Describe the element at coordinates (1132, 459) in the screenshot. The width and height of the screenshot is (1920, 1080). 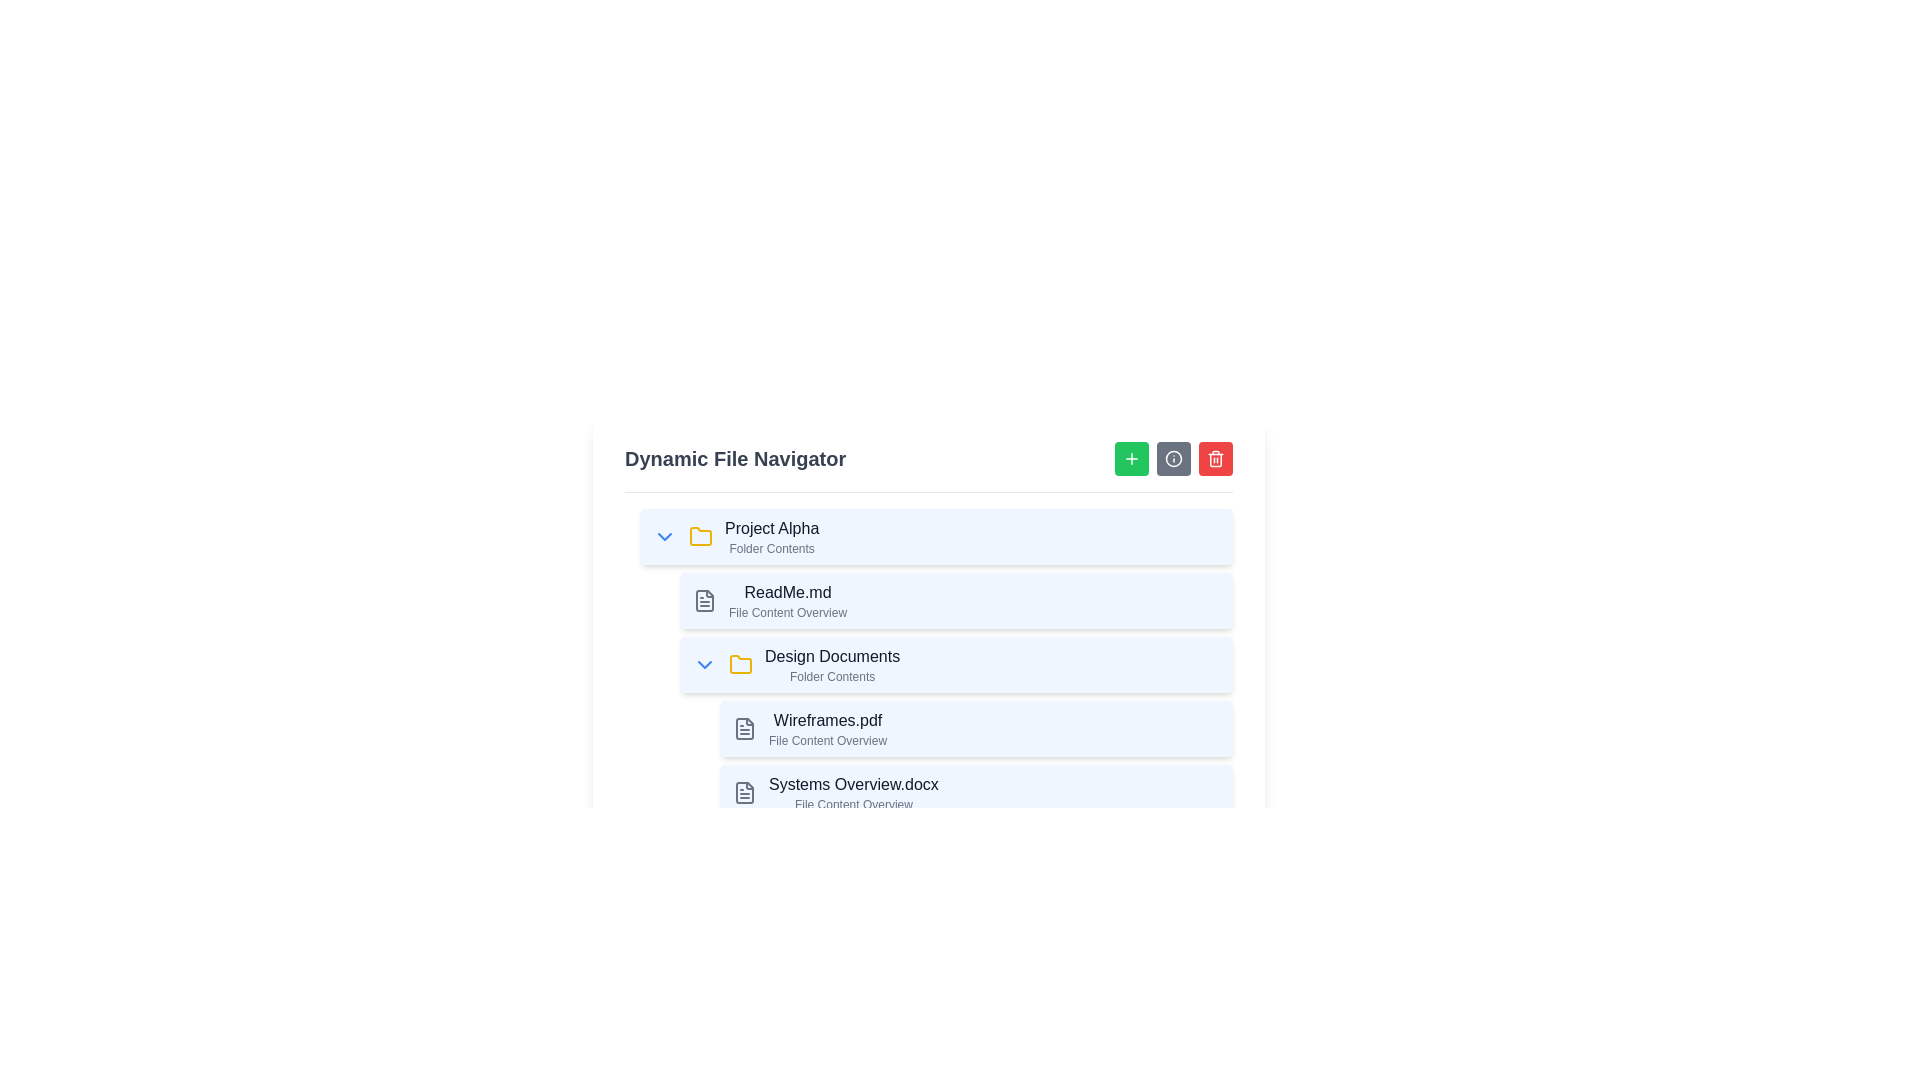
I see `the green circular button with a white plus icon located in the top-right corner of the navigation panel` at that location.